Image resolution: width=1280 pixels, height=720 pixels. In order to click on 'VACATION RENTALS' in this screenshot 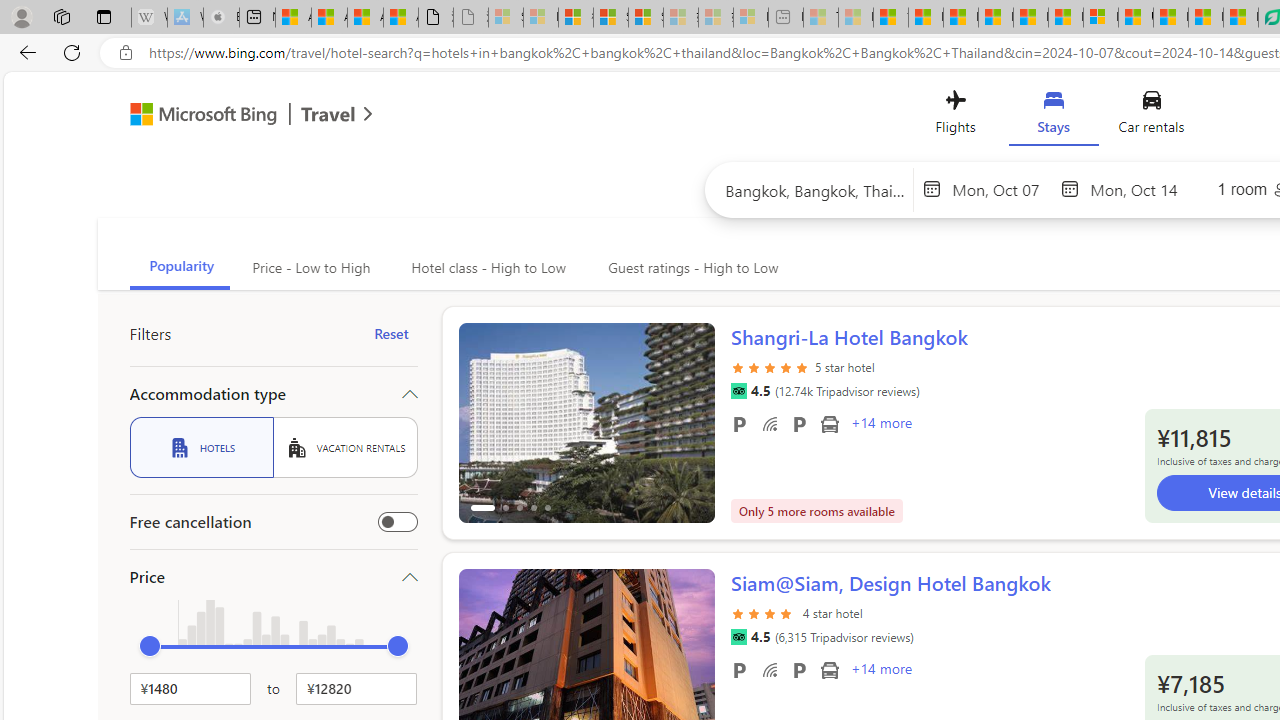, I will do `click(345, 446)`.